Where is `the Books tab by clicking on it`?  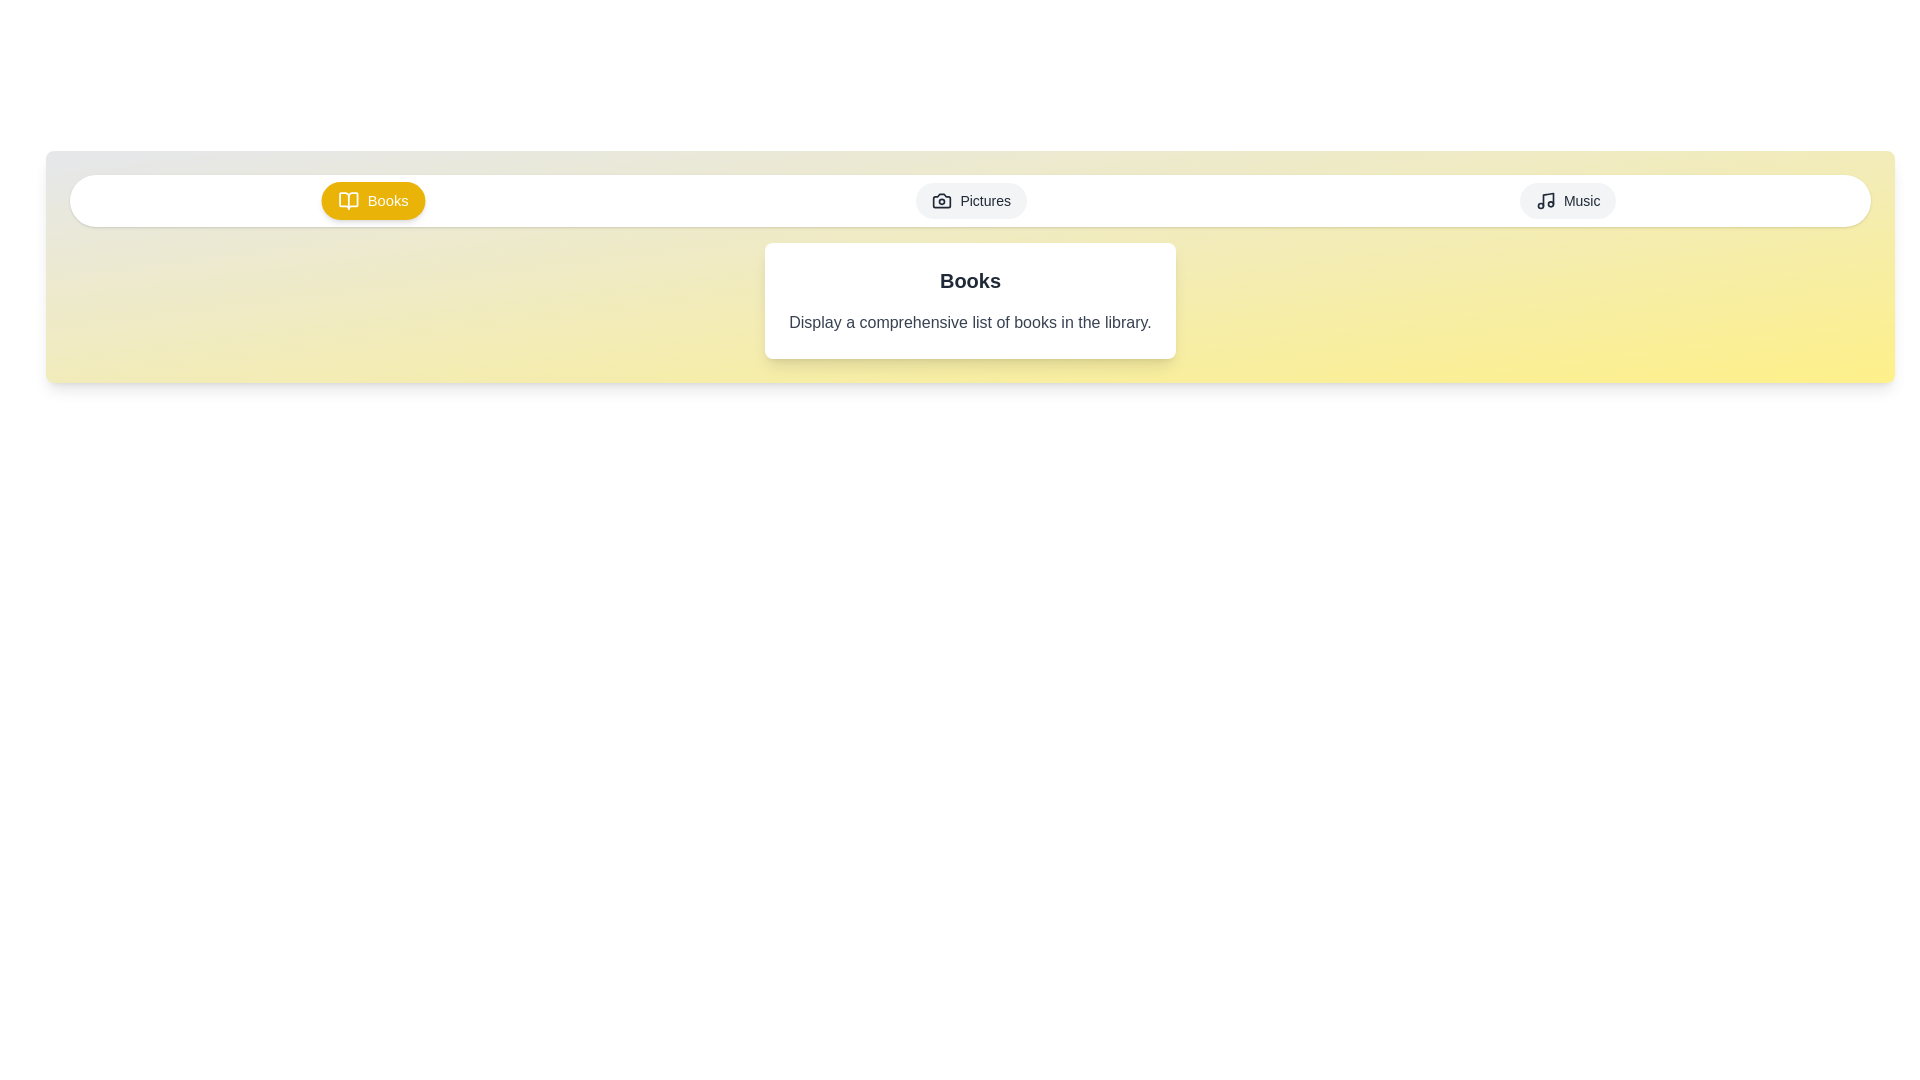 the Books tab by clicking on it is located at coordinates (374, 200).